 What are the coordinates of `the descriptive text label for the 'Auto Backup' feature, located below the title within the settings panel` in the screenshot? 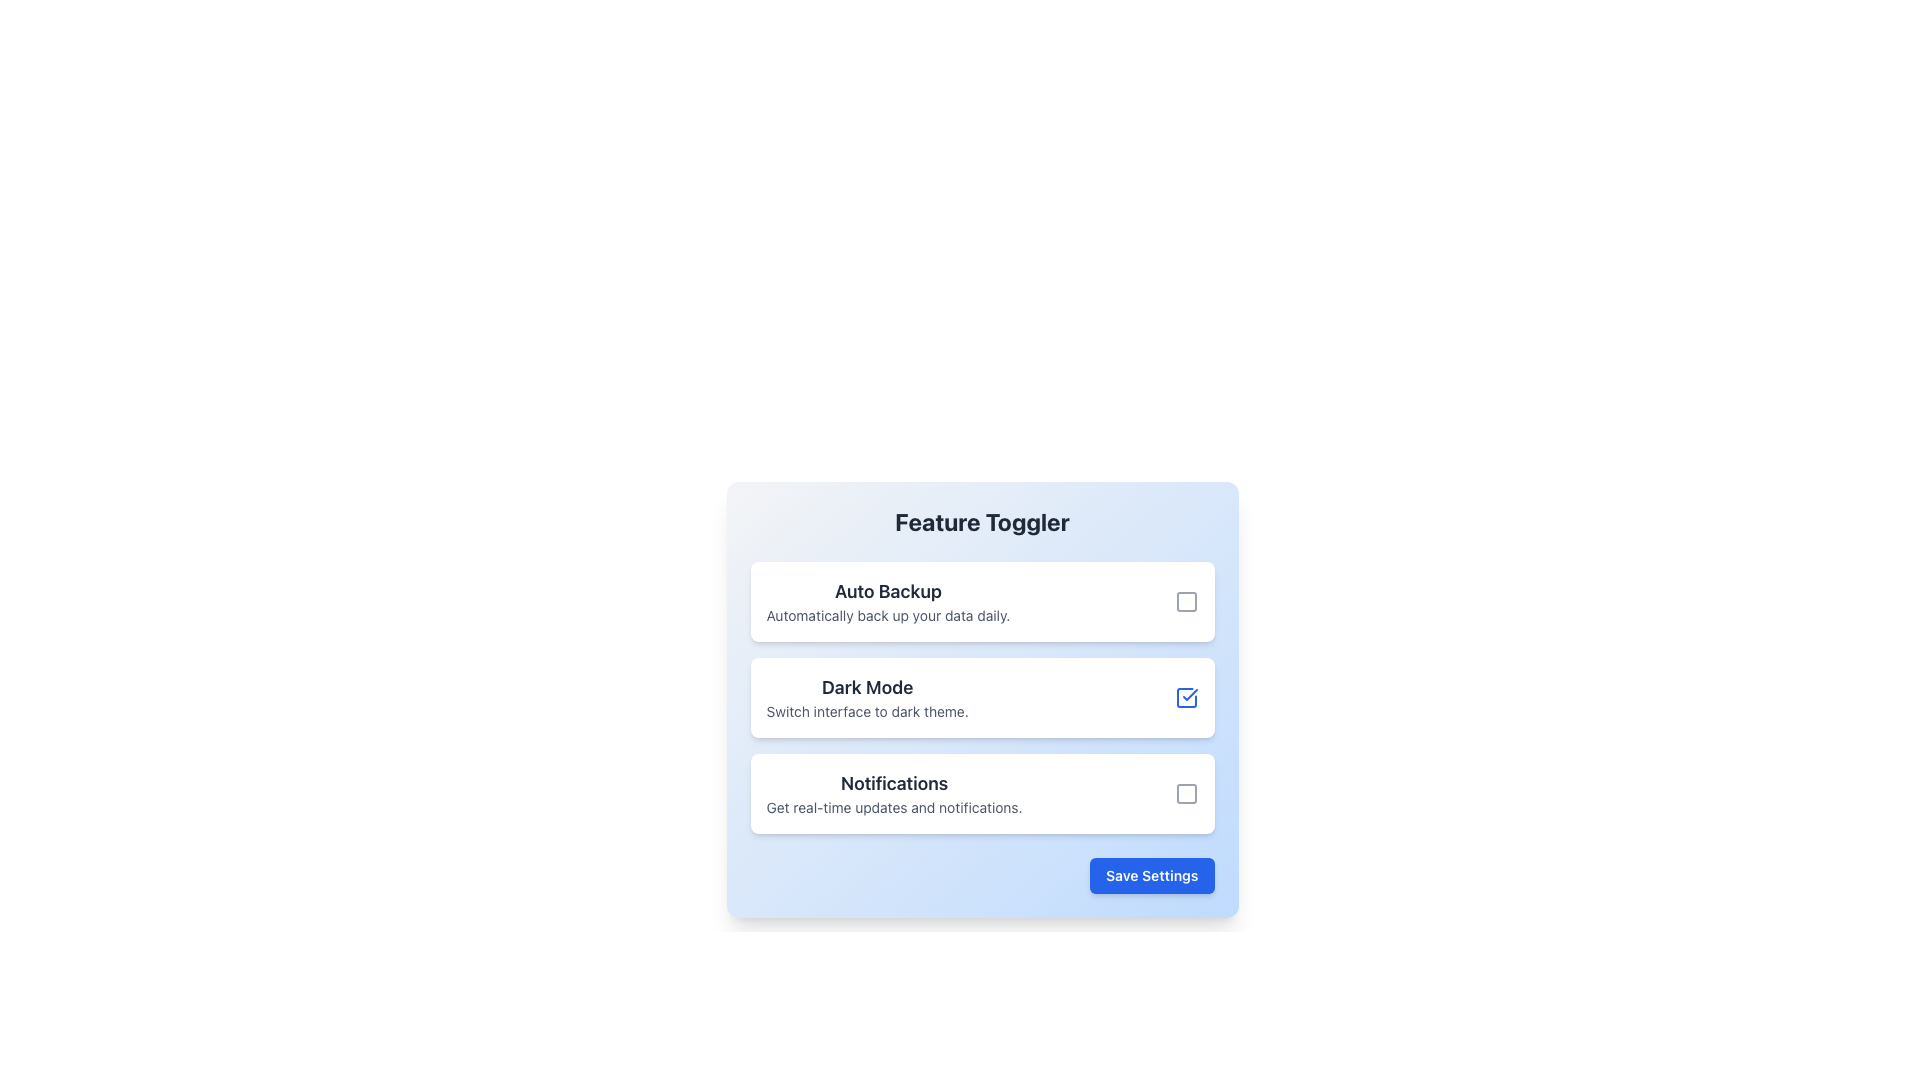 It's located at (887, 615).